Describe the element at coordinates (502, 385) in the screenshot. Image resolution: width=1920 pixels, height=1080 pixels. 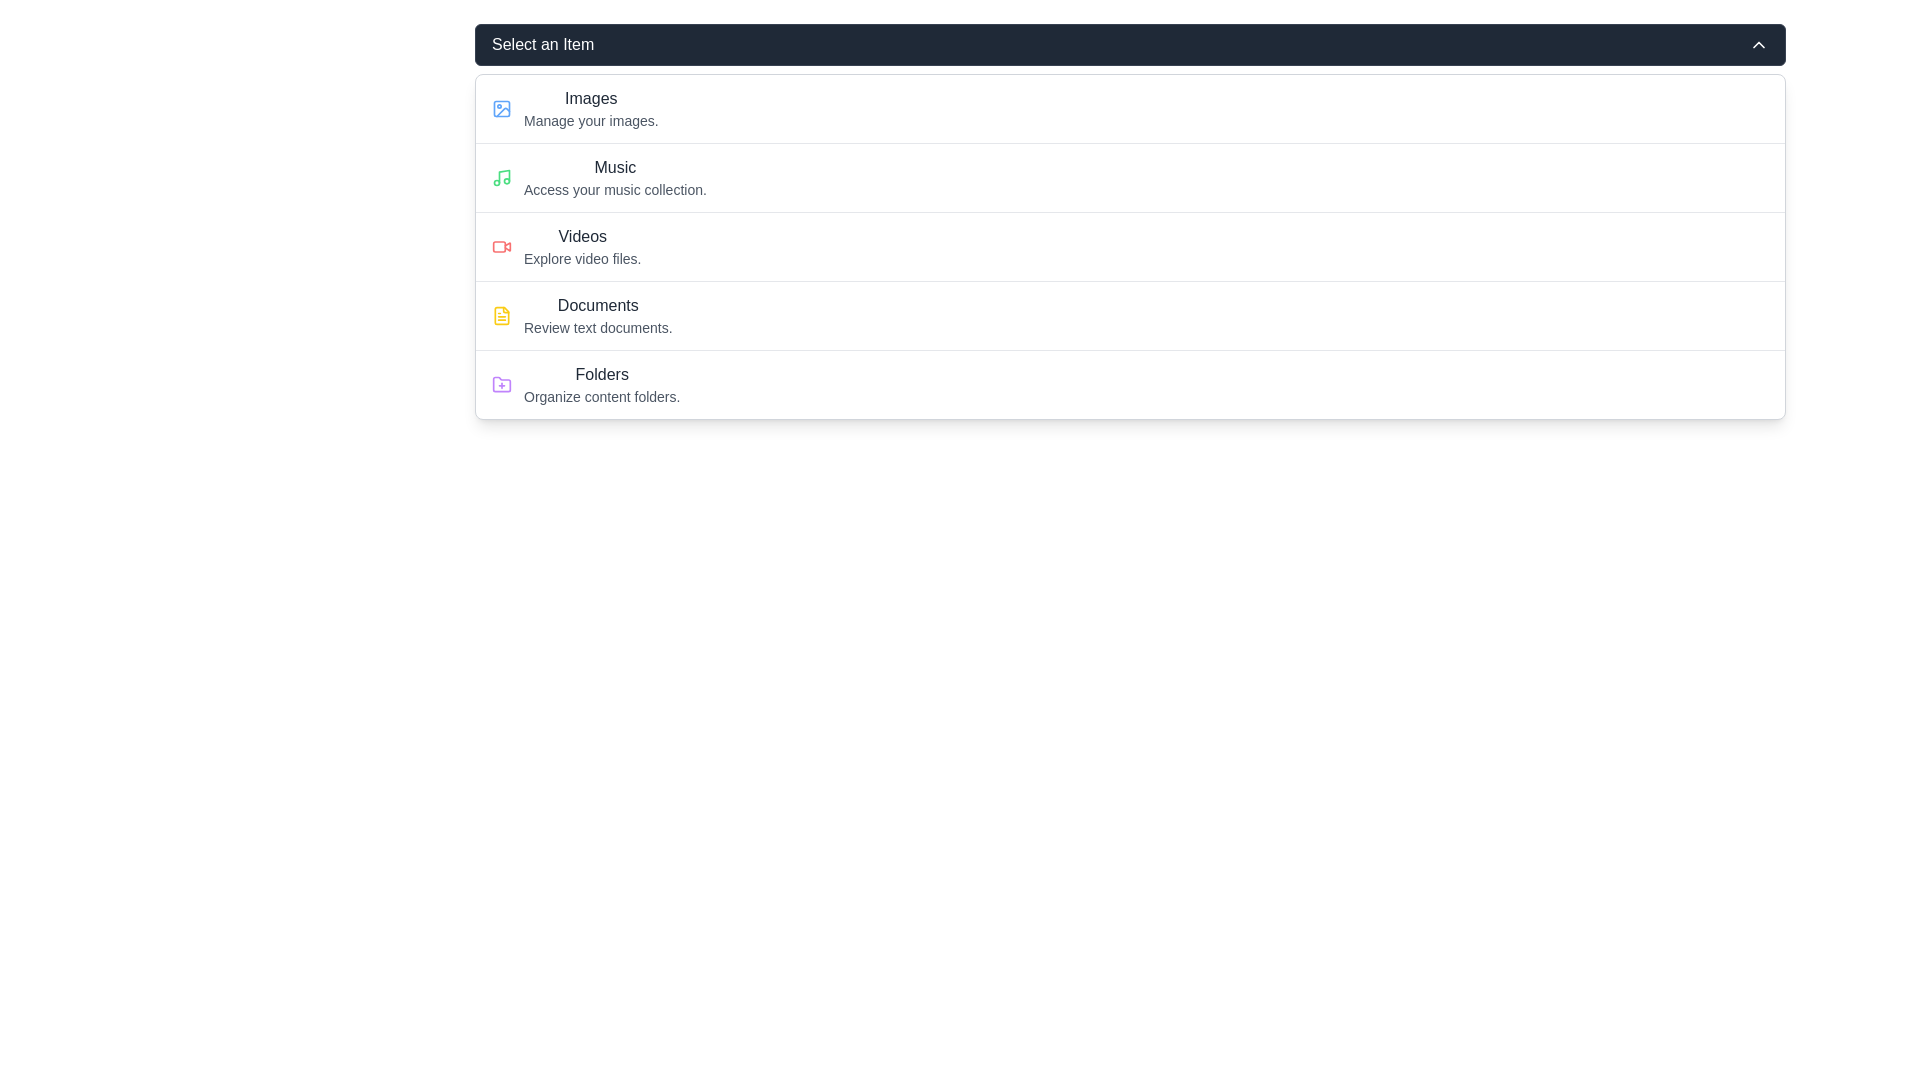
I see `the SVG-based Icon representing the 'Folders' menu item` at that location.